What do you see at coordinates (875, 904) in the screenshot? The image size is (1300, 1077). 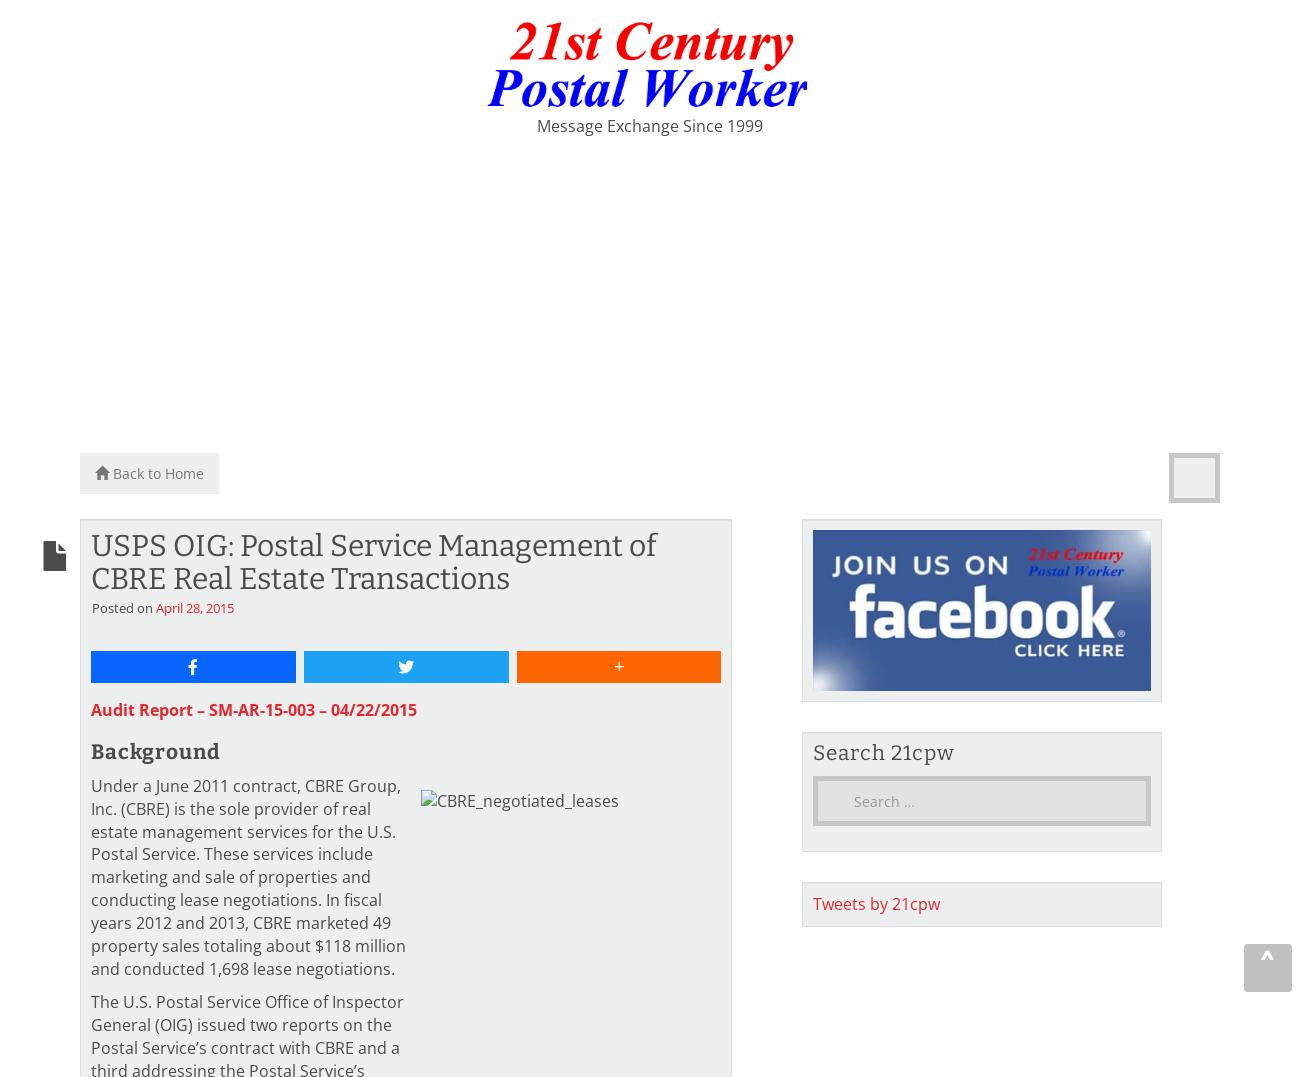 I see `'Tweets by 21cpw'` at bounding box center [875, 904].